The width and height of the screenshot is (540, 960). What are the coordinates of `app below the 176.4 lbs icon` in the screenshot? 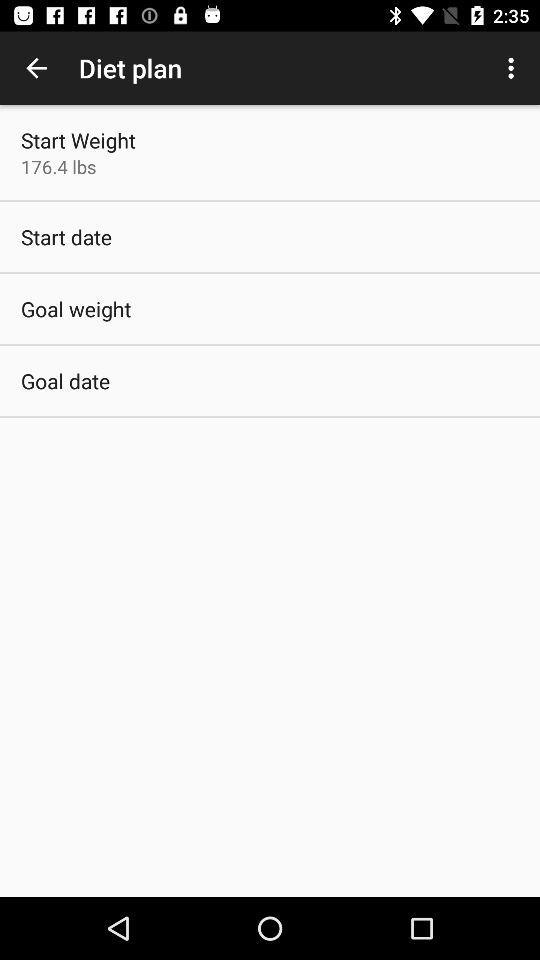 It's located at (66, 237).